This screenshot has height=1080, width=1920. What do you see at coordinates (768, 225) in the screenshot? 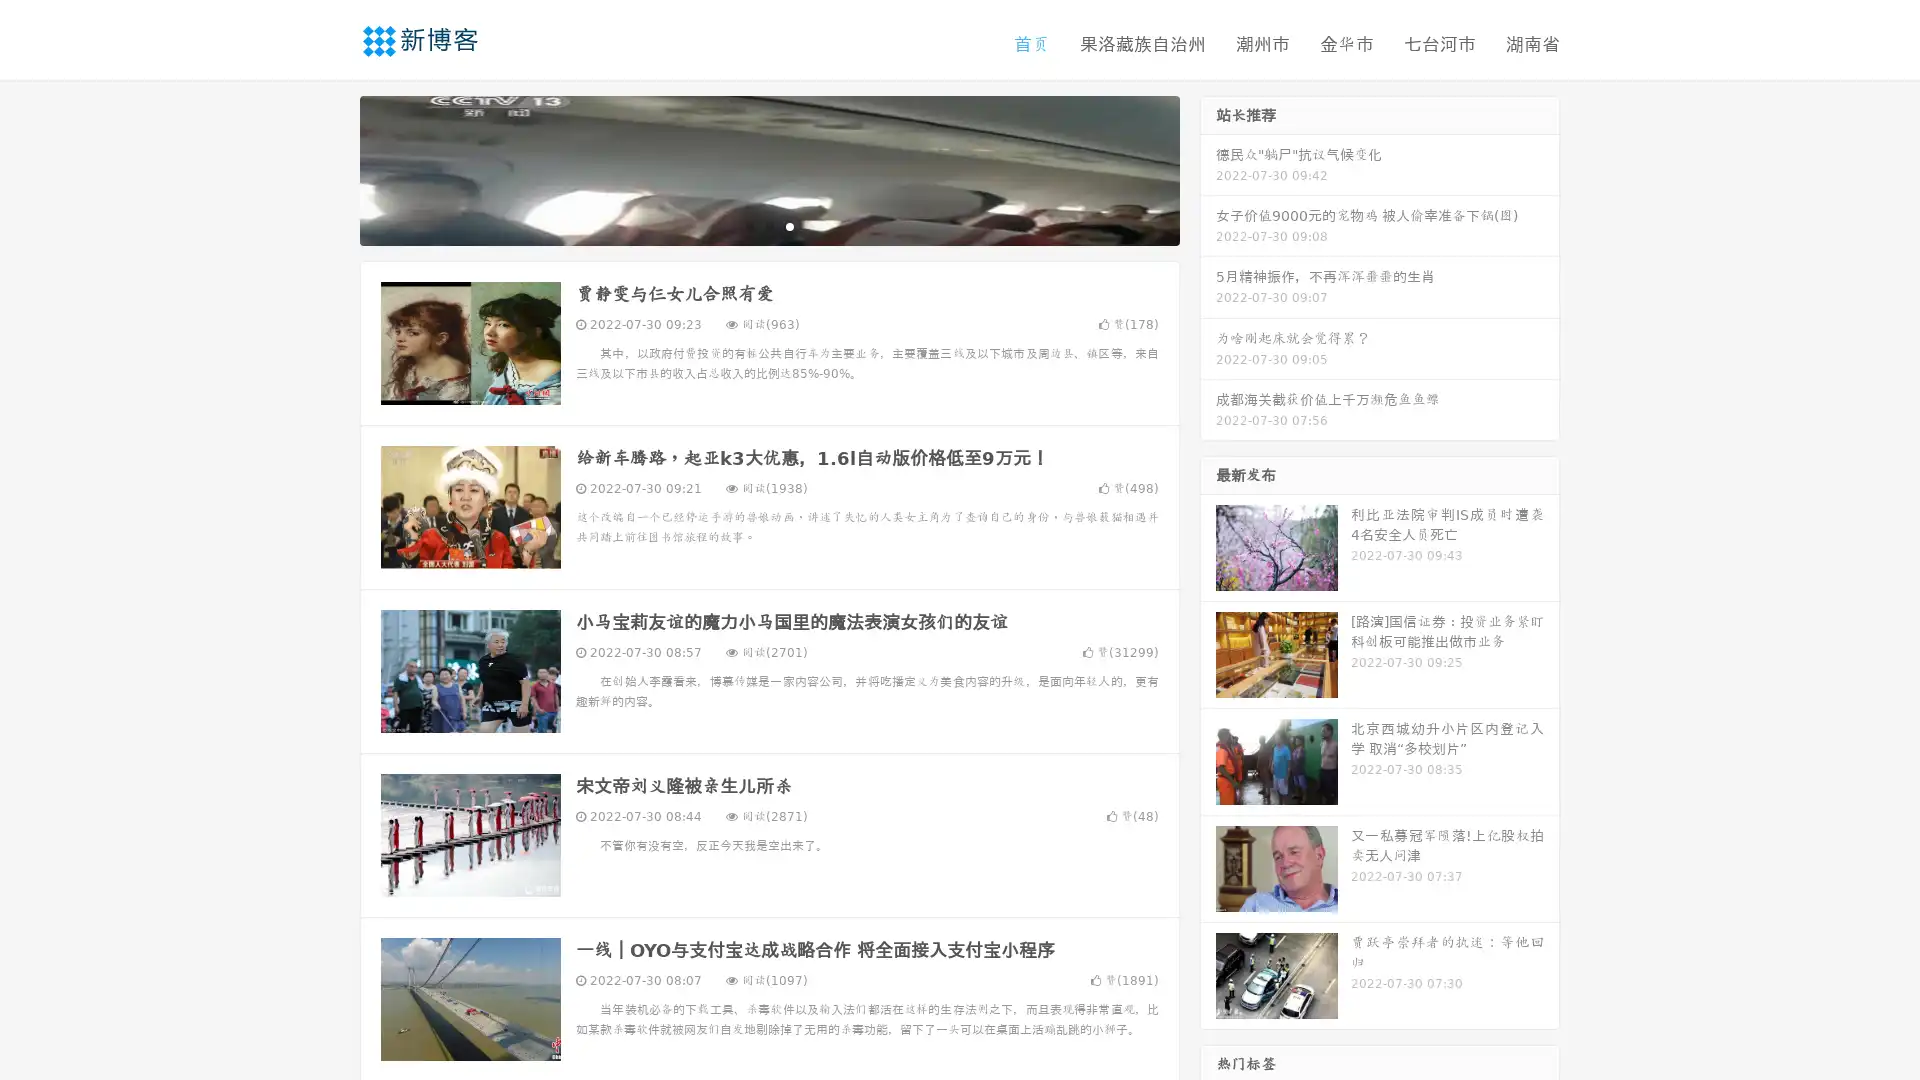
I see `Go to slide 2` at bounding box center [768, 225].